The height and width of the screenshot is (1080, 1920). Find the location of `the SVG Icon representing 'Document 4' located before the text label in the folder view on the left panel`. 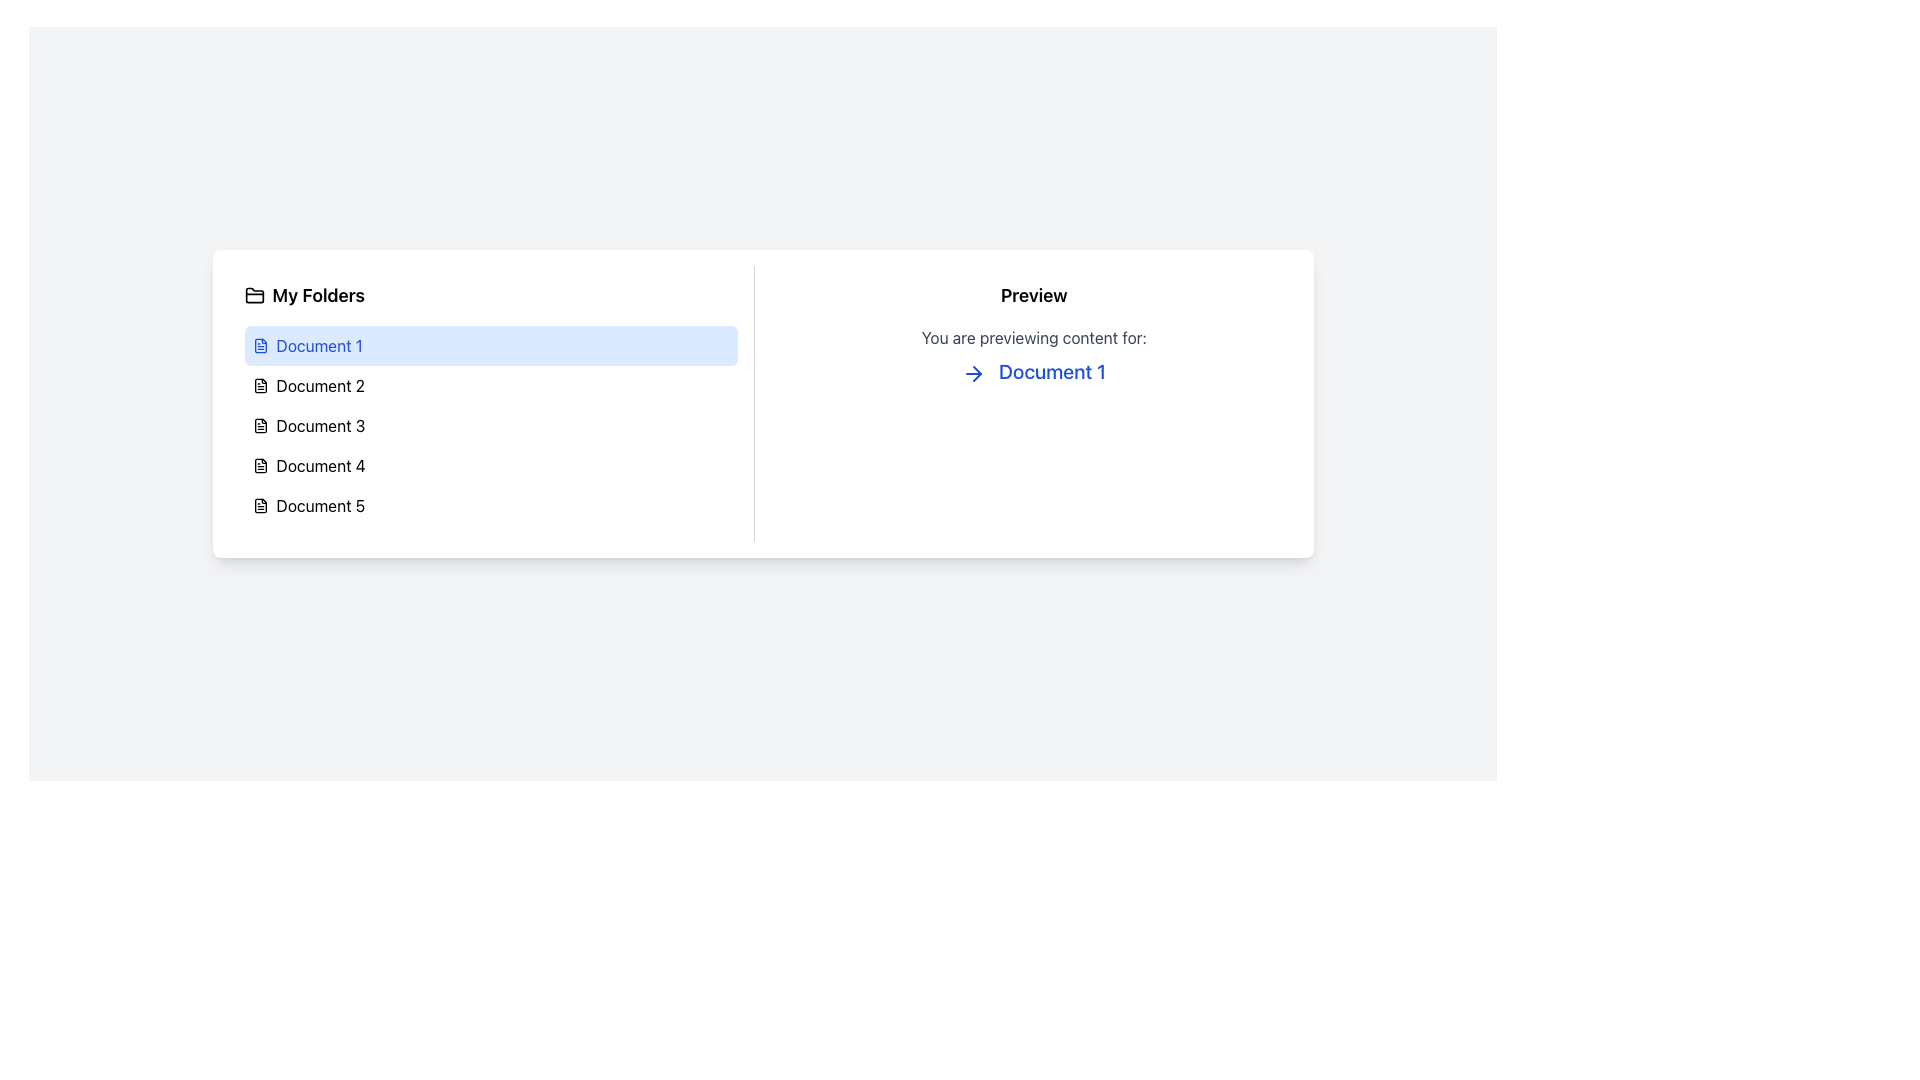

the SVG Icon representing 'Document 4' located before the text label in the folder view on the left panel is located at coordinates (259, 466).